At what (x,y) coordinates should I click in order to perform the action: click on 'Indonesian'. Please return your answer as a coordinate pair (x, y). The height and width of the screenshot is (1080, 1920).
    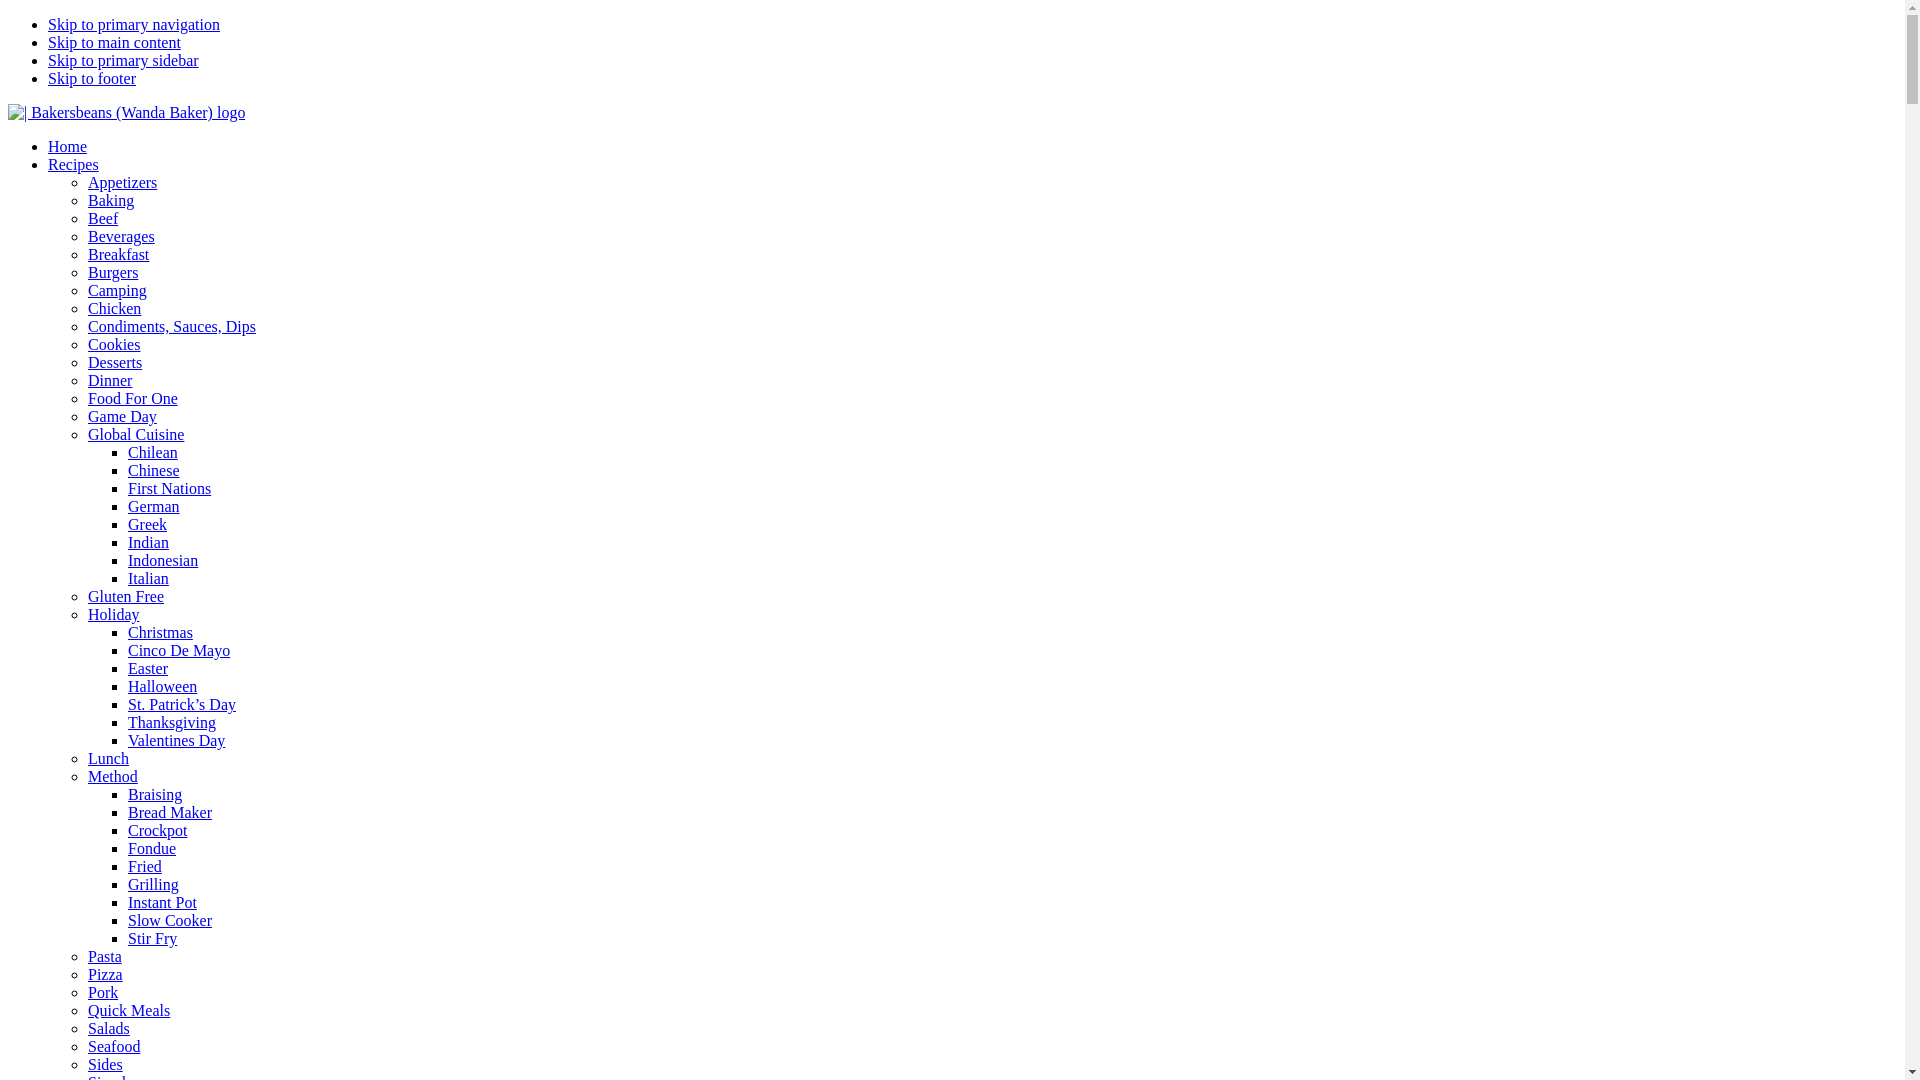
    Looking at the image, I should click on (163, 560).